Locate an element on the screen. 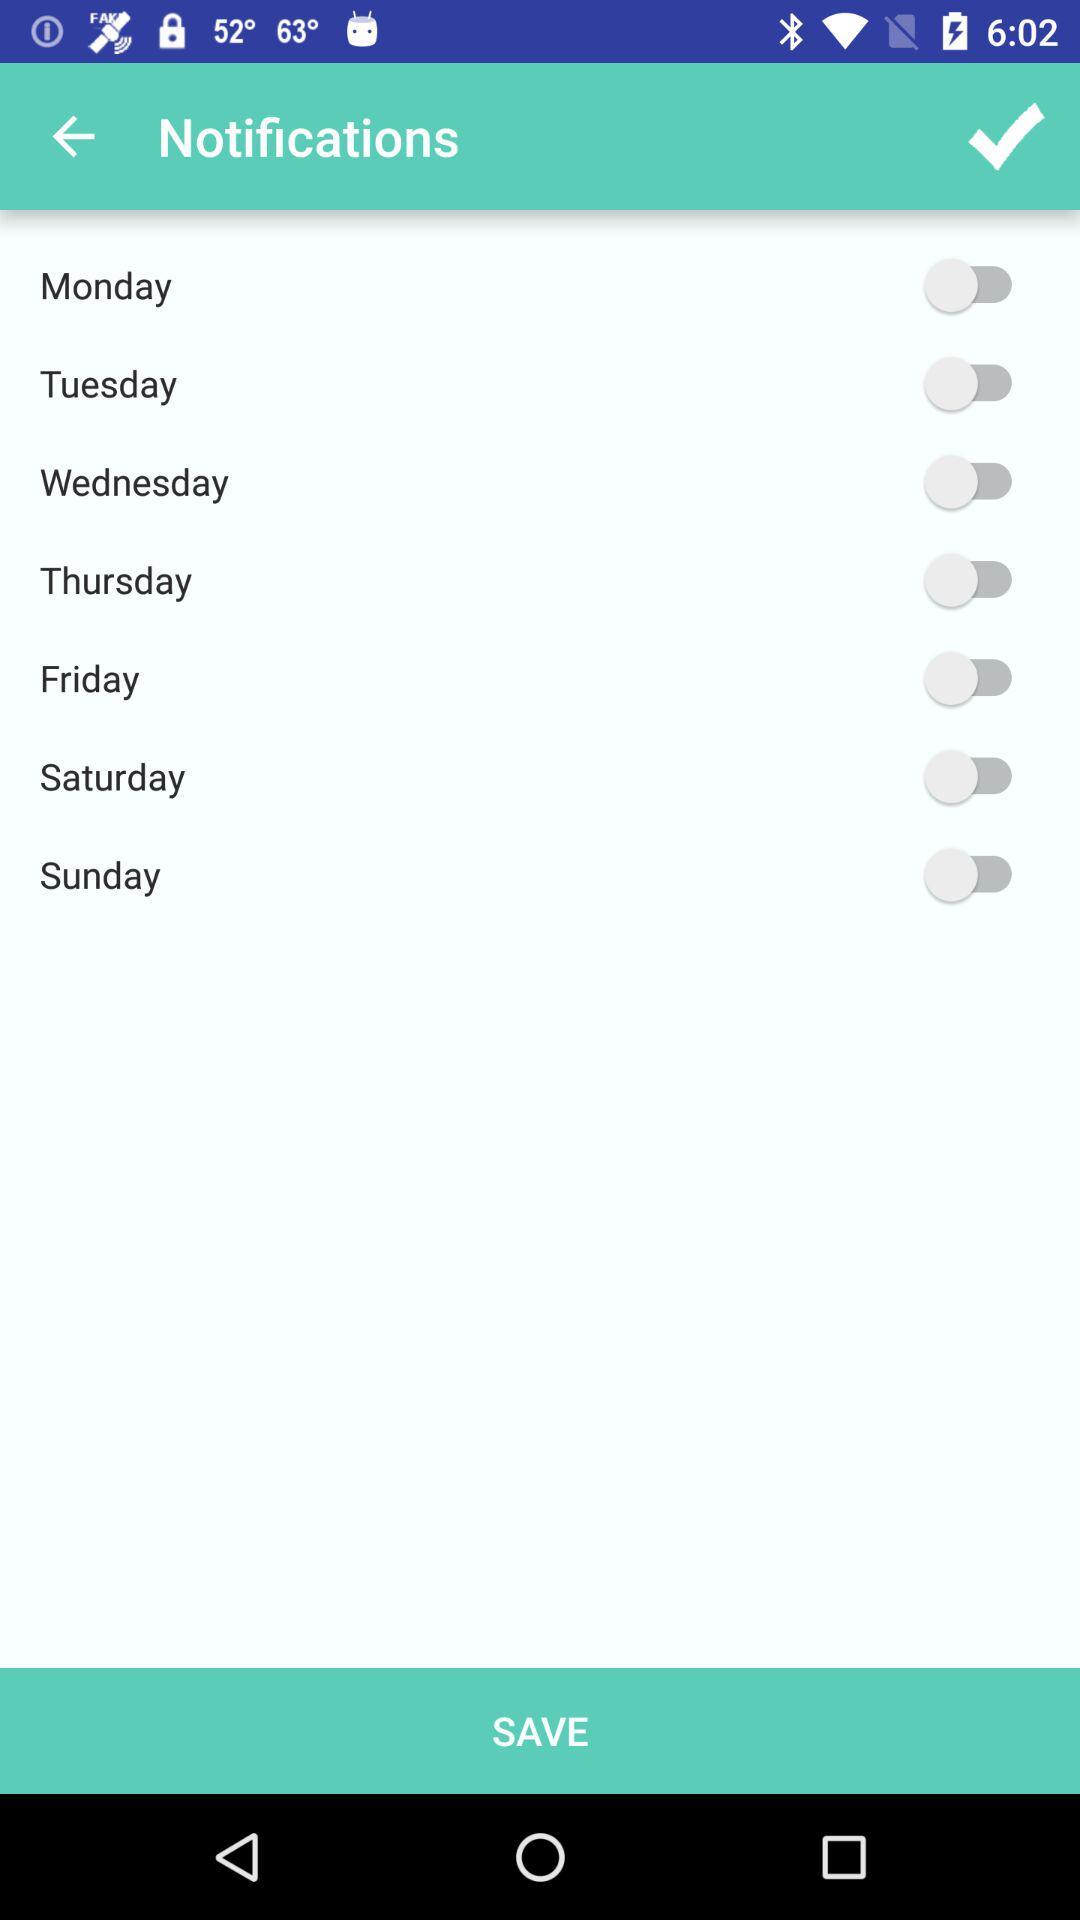 This screenshot has height=1920, width=1080. turn on/off tuesday notifications is located at coordinates (872, 383).